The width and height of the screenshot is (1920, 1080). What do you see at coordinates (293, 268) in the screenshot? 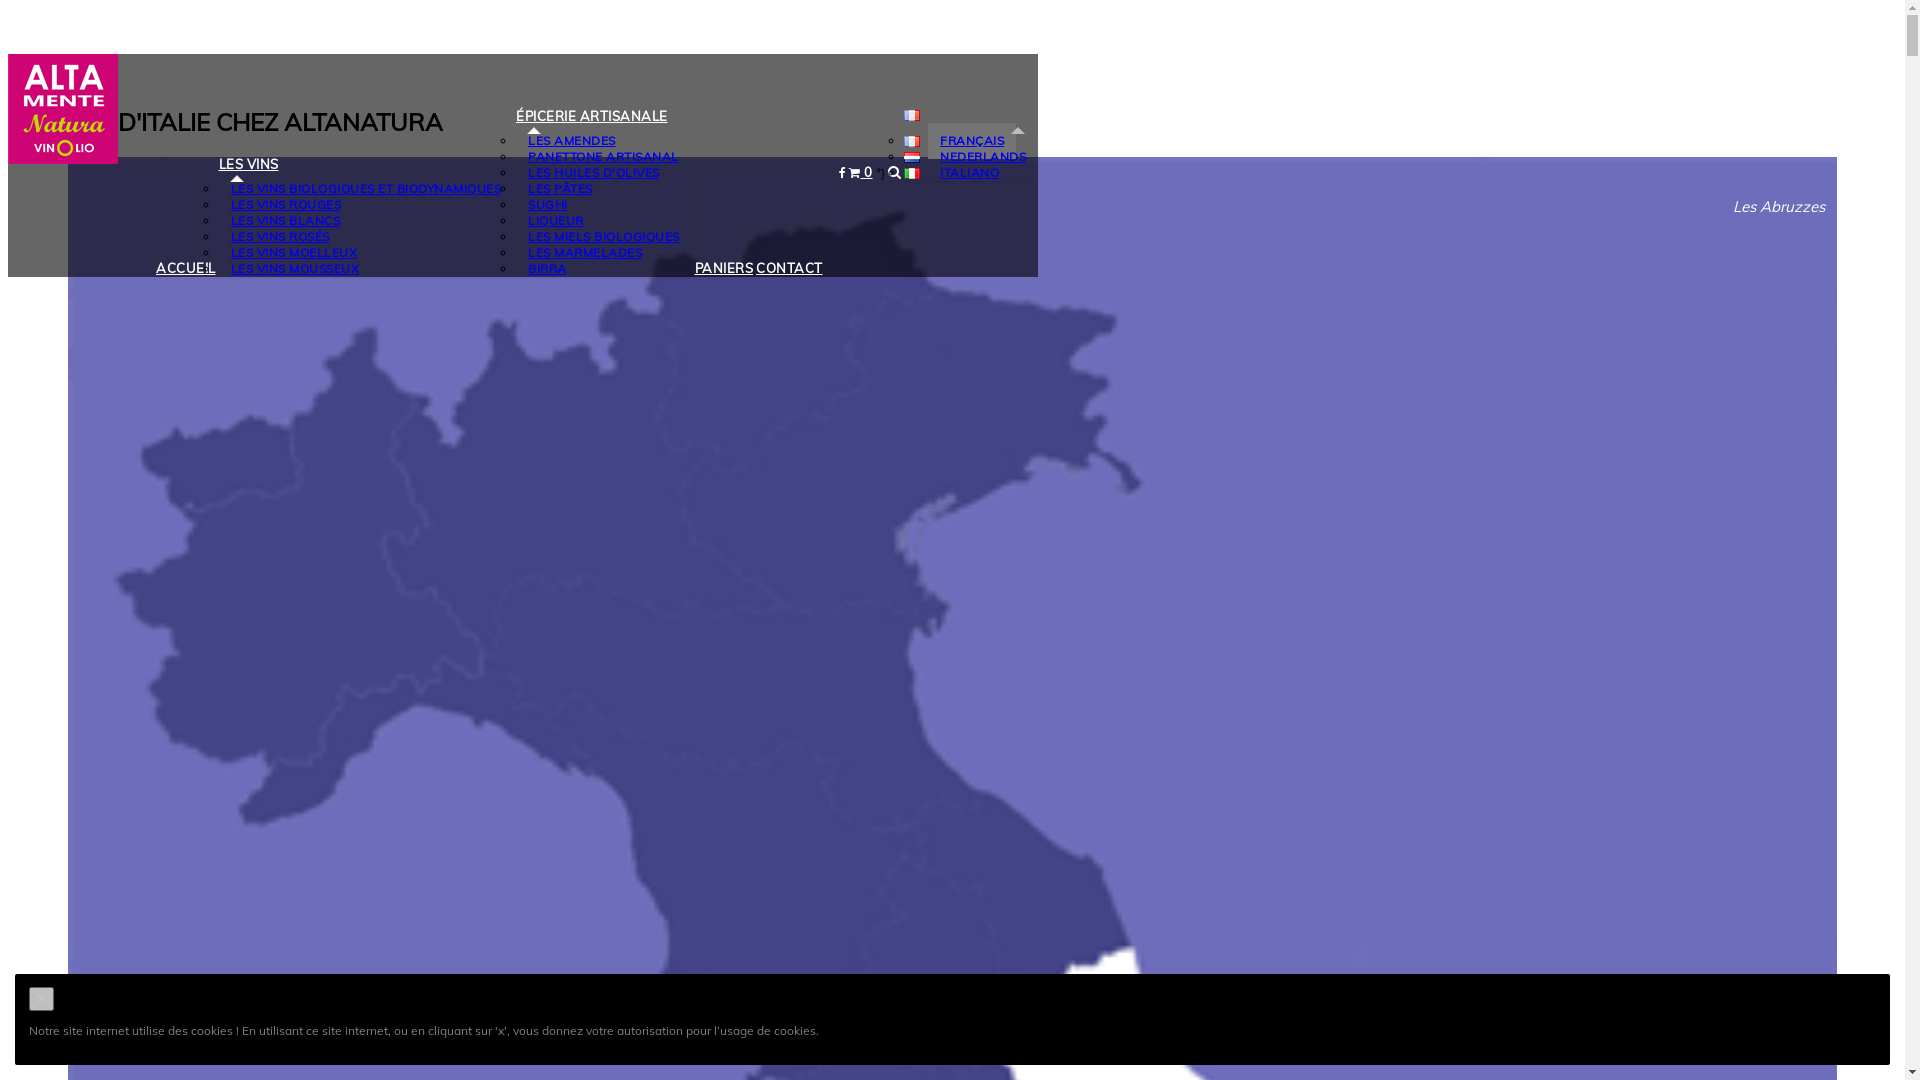
I see `'LES VINS MOUSSEUX'` at bounding box center [293, 268].